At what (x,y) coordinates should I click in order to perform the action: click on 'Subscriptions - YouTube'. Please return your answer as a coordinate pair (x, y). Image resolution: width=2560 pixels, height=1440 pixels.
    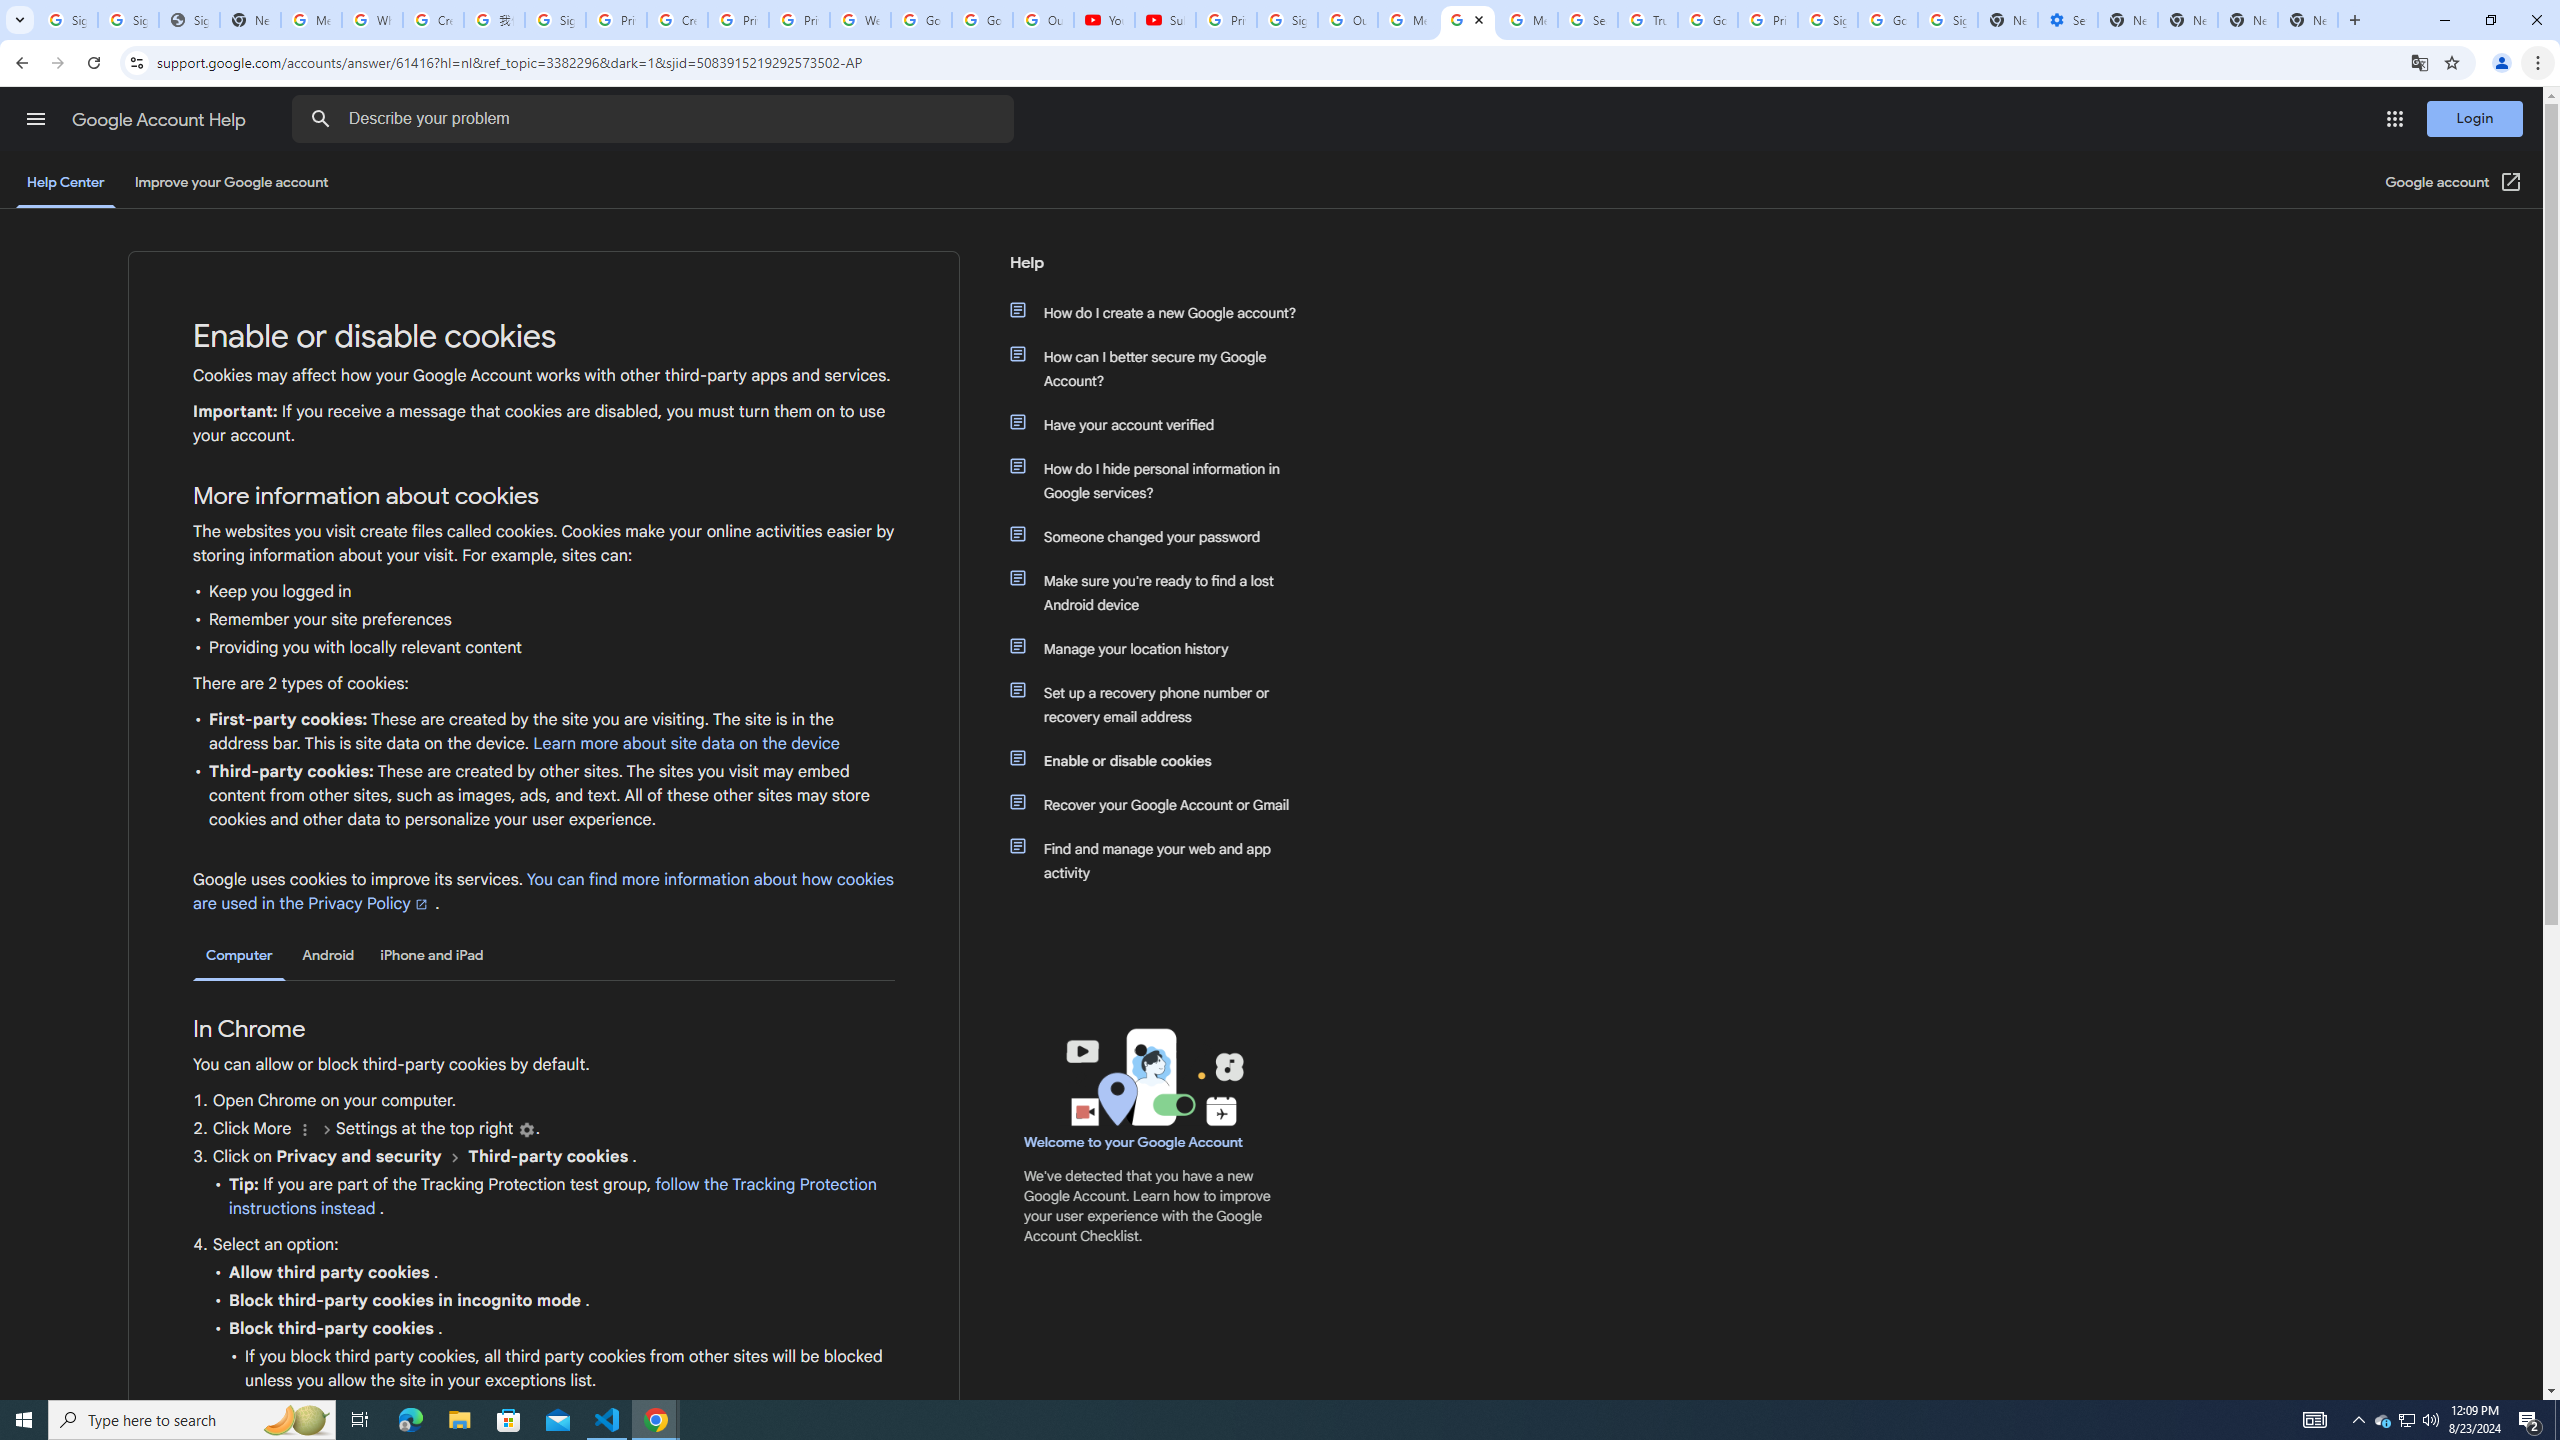
    Looking at the image, I should click on (1165, 19).